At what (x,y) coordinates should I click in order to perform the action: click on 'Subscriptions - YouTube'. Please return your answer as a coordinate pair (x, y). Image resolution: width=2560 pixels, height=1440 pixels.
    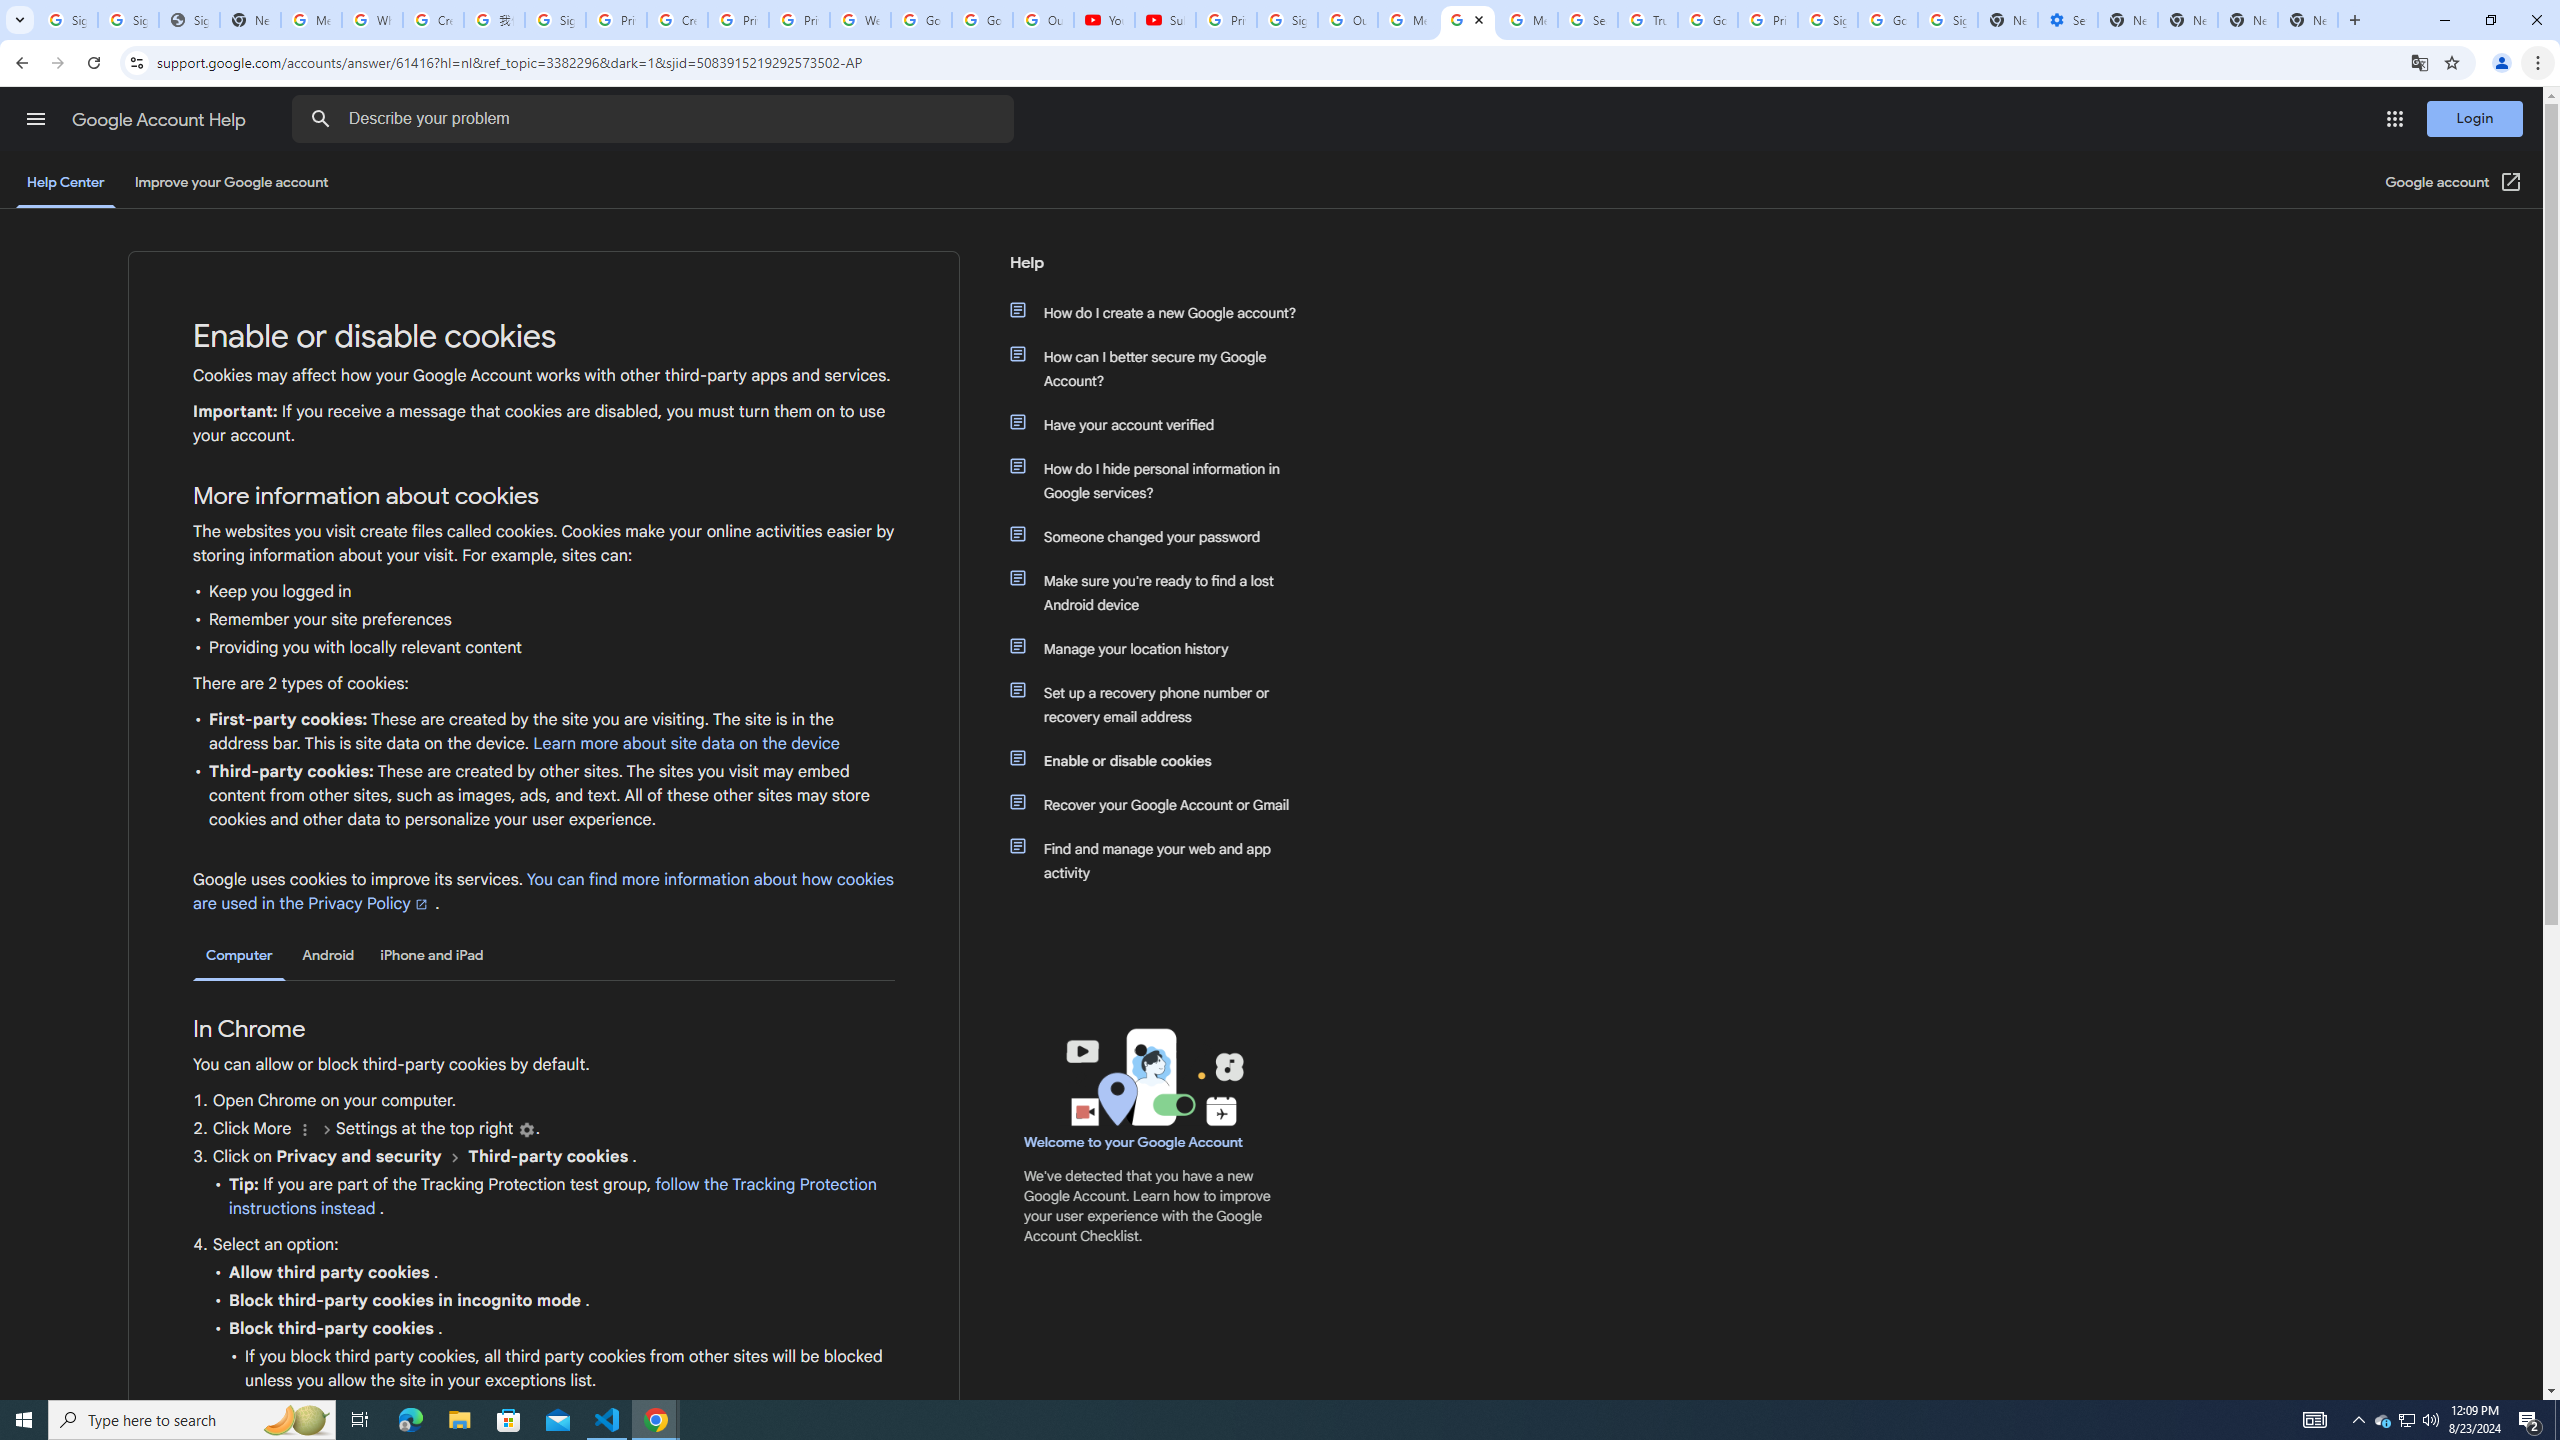
    Looking at the image, I should click on (1165, 19).